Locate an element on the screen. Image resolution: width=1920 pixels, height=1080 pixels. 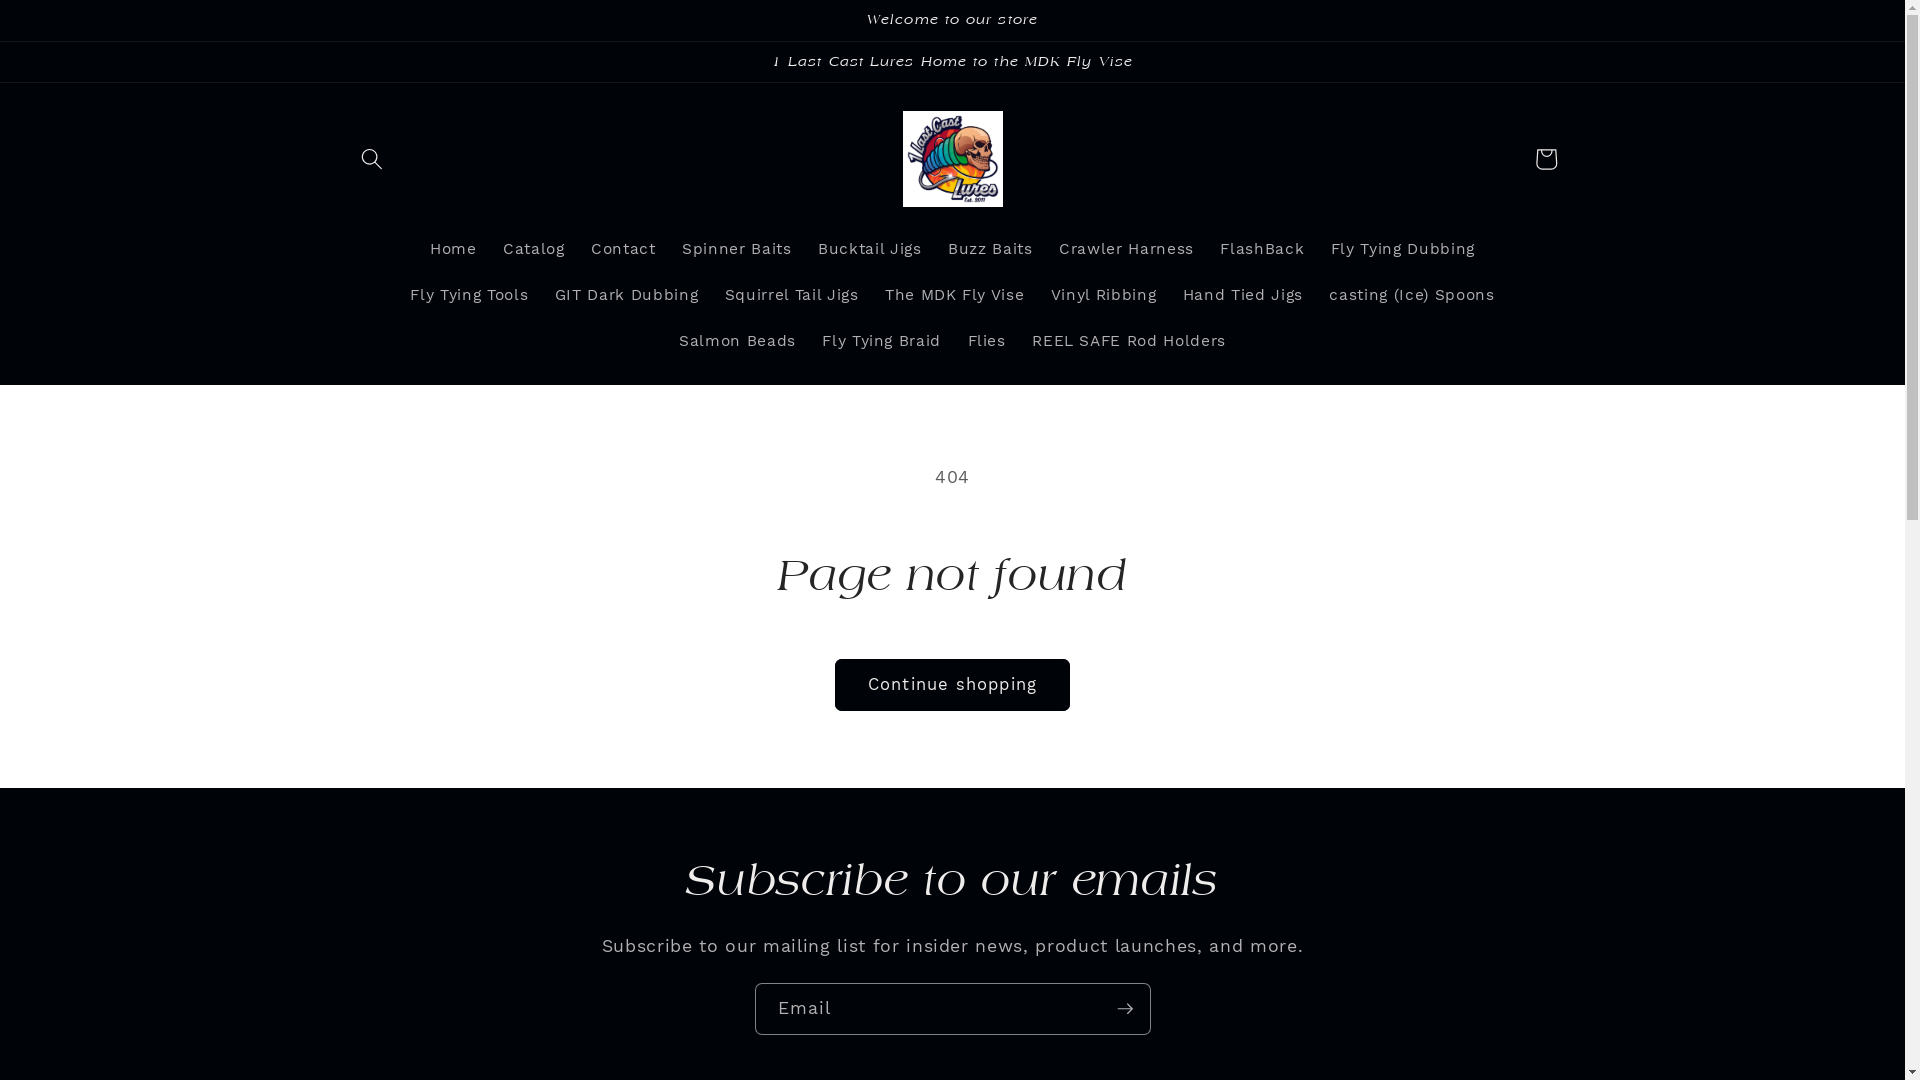
'Buzz Baits' is located at coordinates (990, 249).